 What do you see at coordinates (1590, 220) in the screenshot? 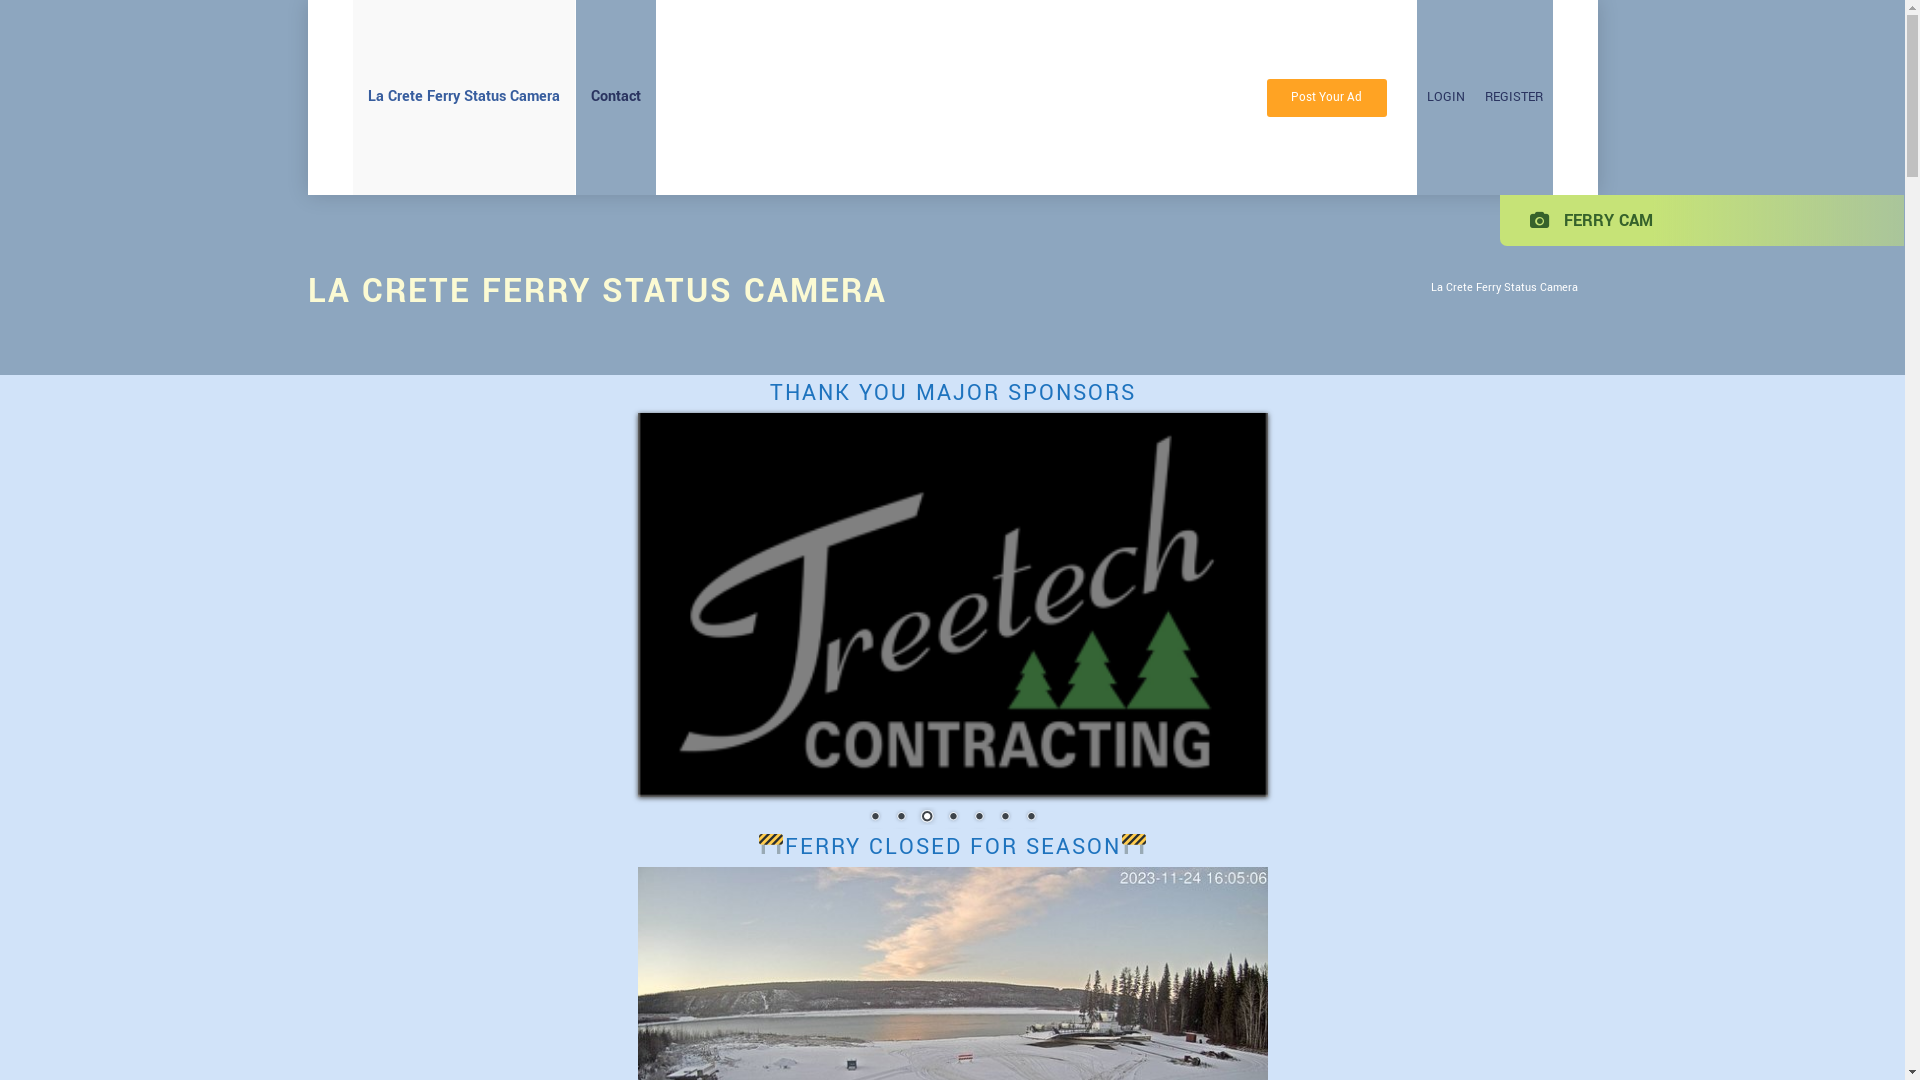
I see `'FERRY CAM'` at bounding box center [1590, 220].